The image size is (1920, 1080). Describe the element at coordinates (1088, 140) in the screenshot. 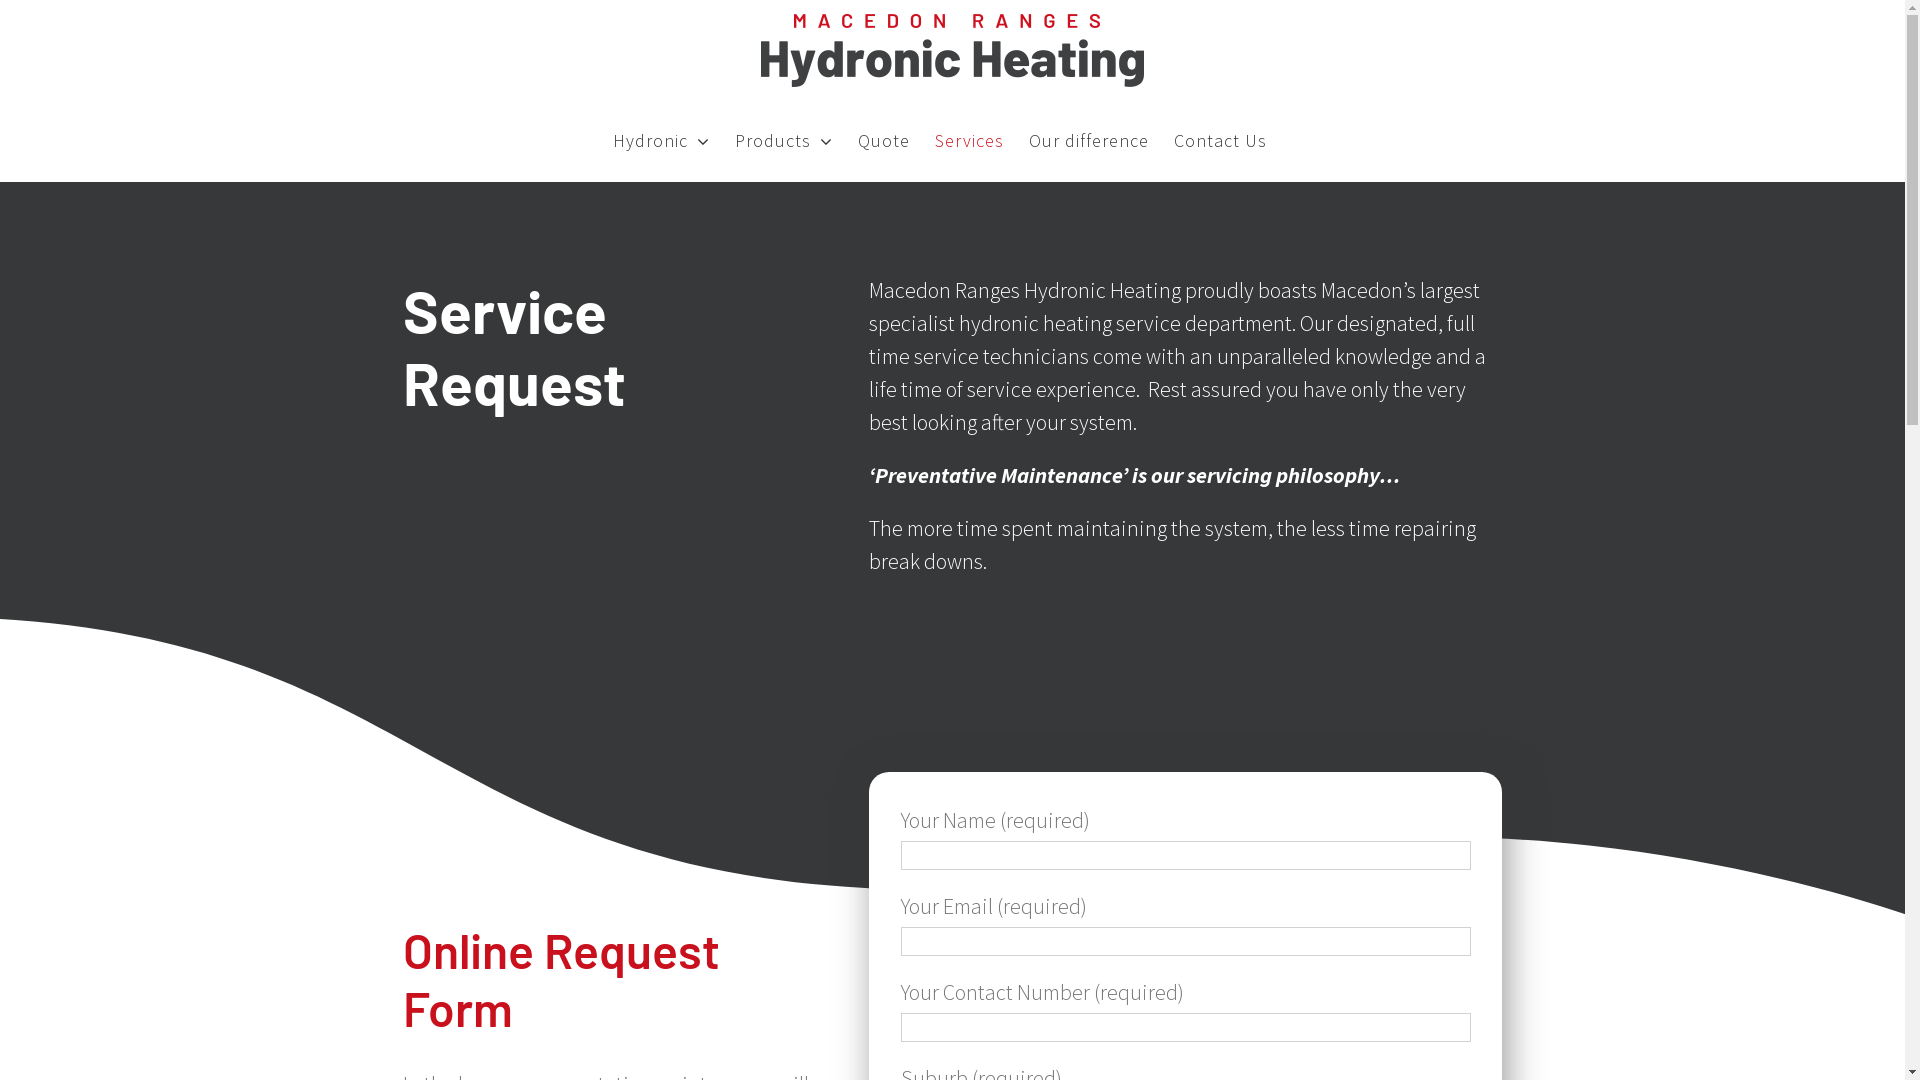

I see `'Our difference'` at that location.